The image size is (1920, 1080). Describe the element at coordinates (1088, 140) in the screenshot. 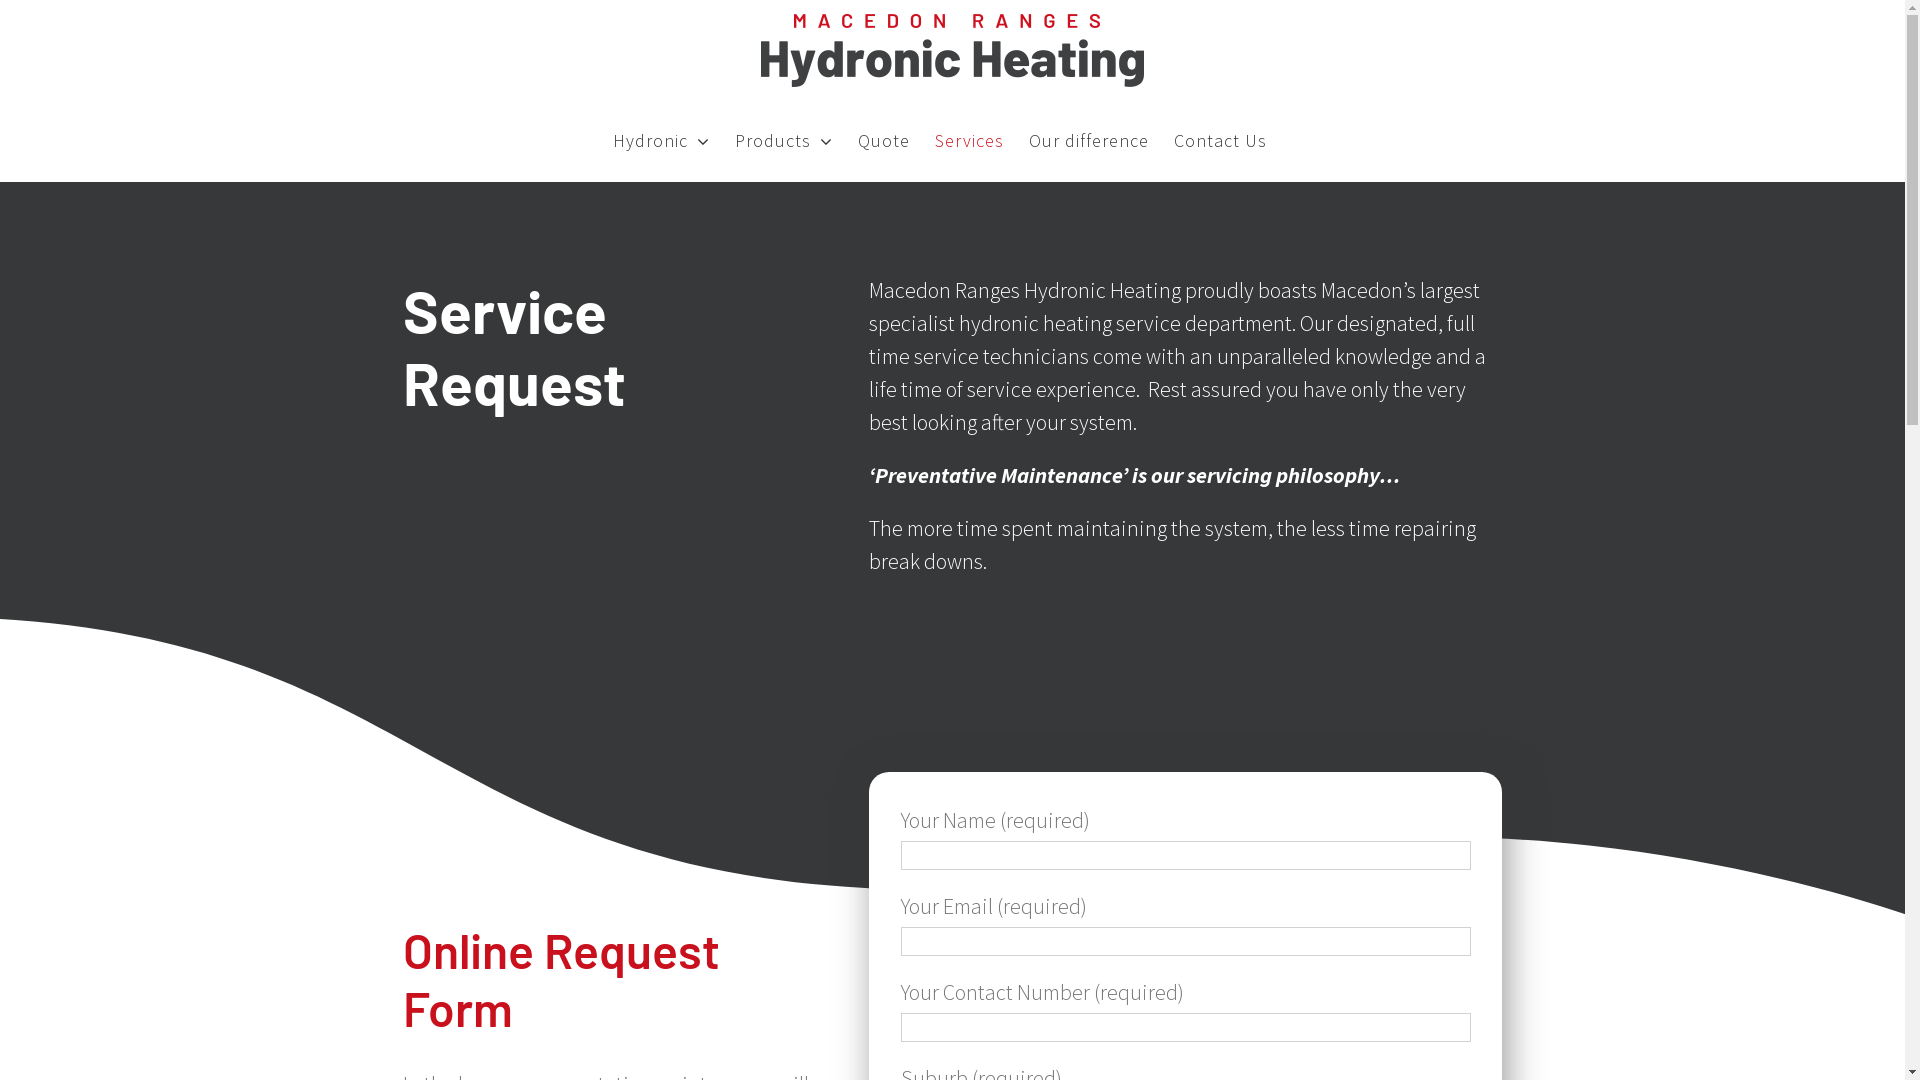

I see `'Our difference'` at that location.